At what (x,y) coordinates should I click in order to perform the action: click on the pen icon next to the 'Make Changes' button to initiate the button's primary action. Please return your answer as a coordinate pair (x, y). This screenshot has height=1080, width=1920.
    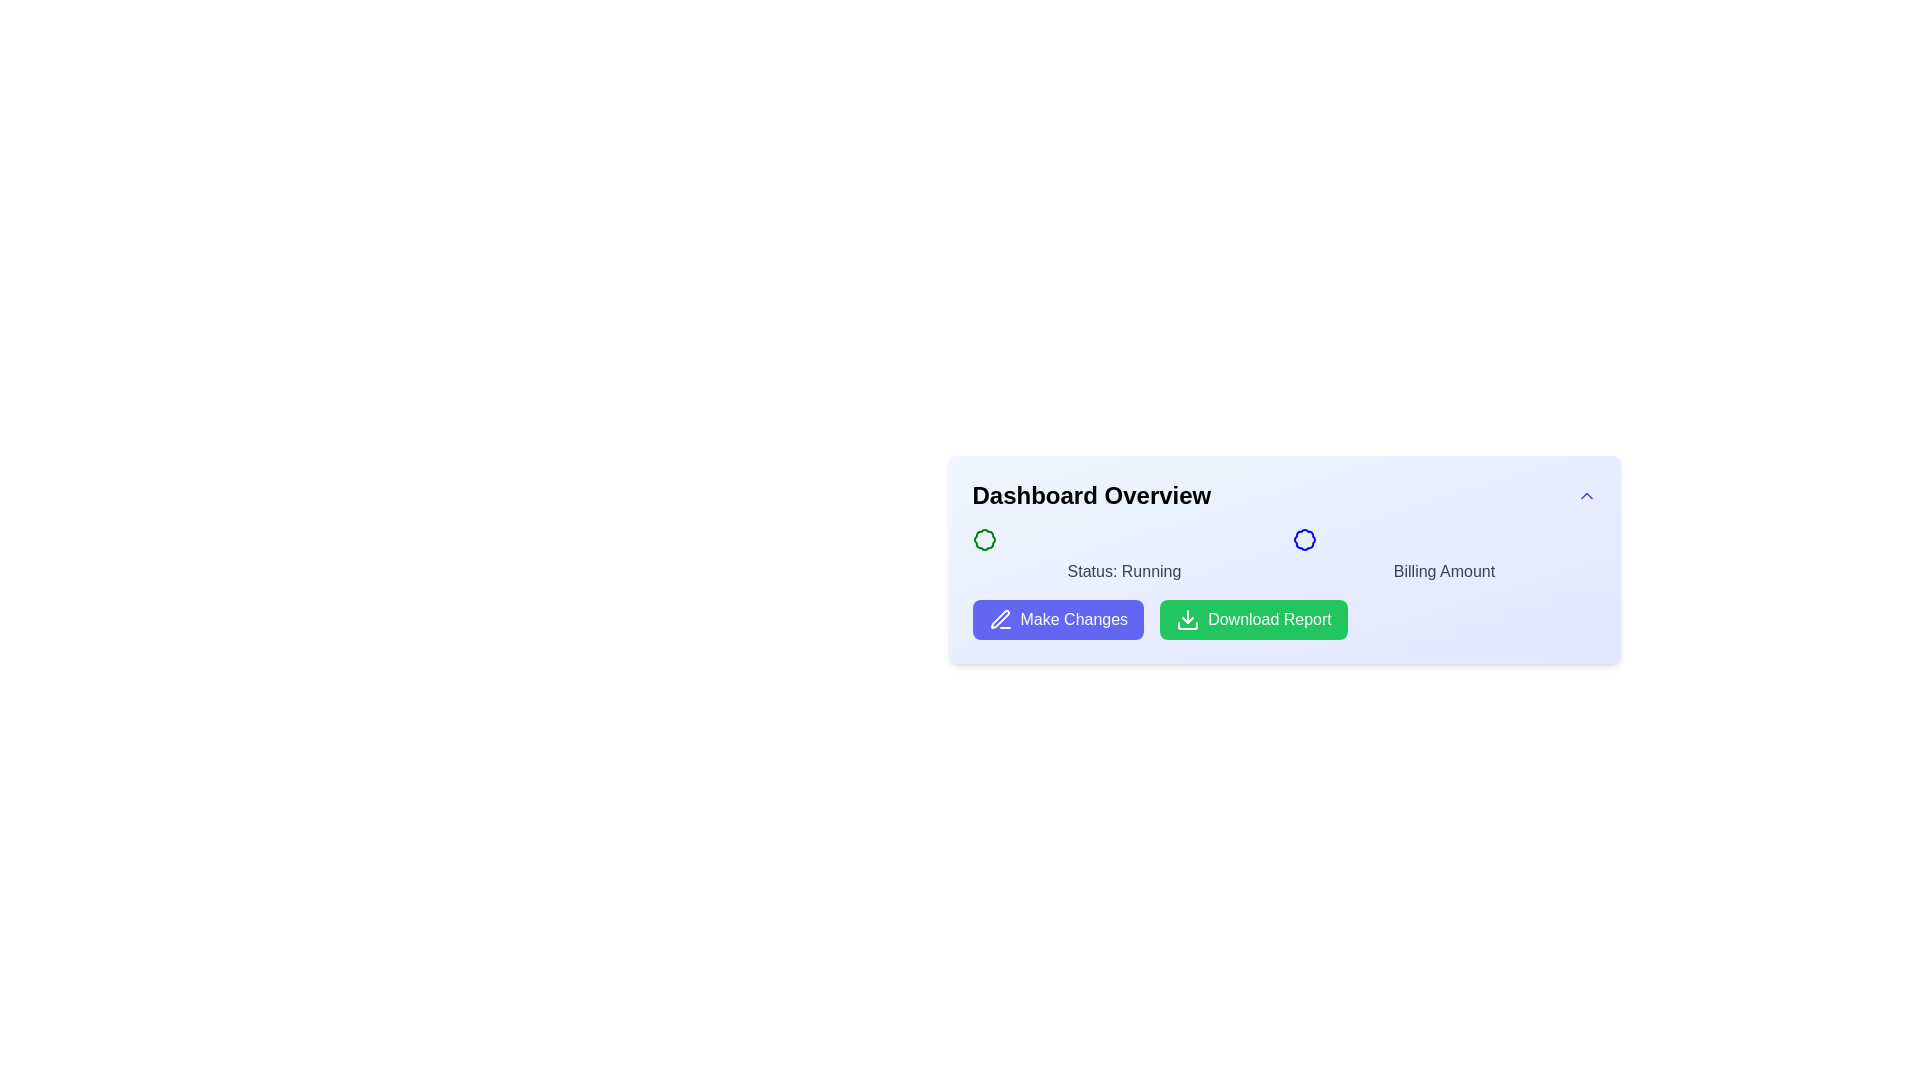
    Looking at the image, I should click on (1000, 619).